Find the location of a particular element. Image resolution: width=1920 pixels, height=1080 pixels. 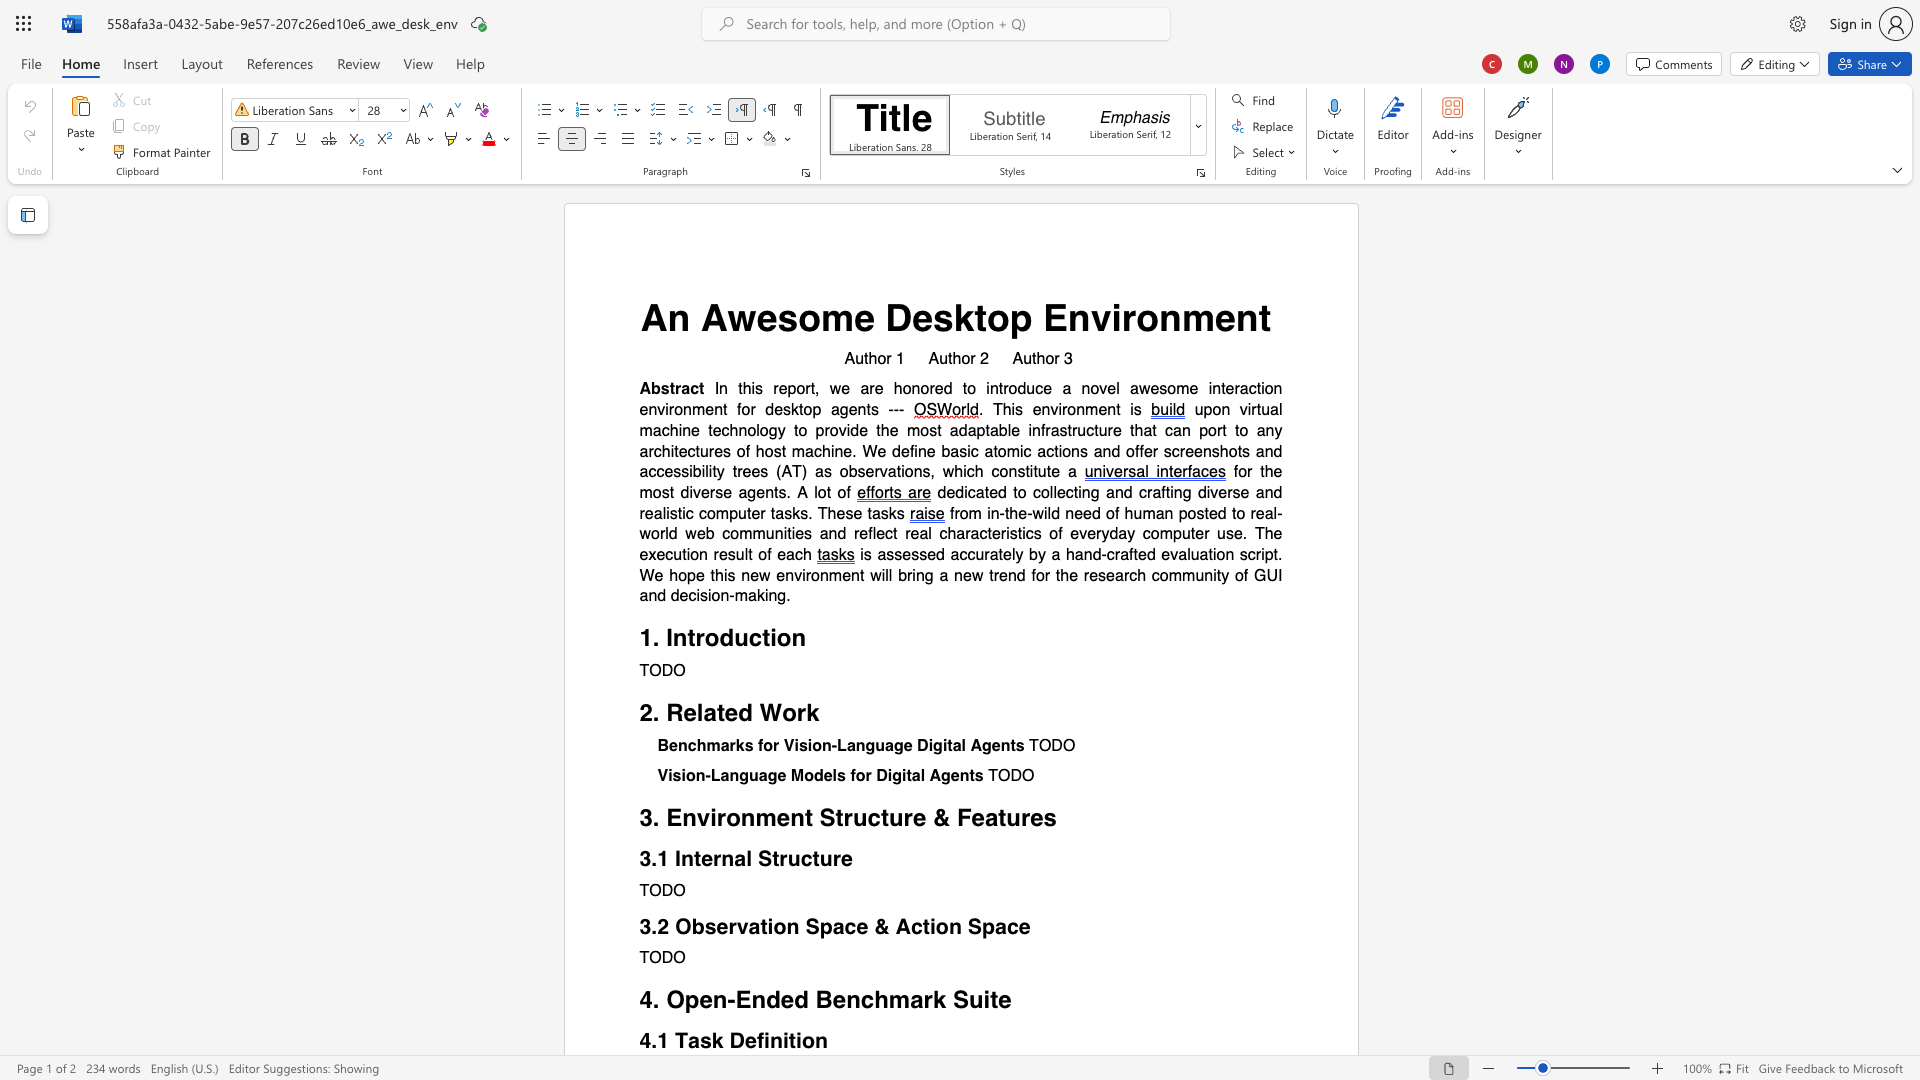

the subset text "on-making" within the text "will bring a new trend for the research community of GUI and decision-making." is located at coordinates (711, 595).